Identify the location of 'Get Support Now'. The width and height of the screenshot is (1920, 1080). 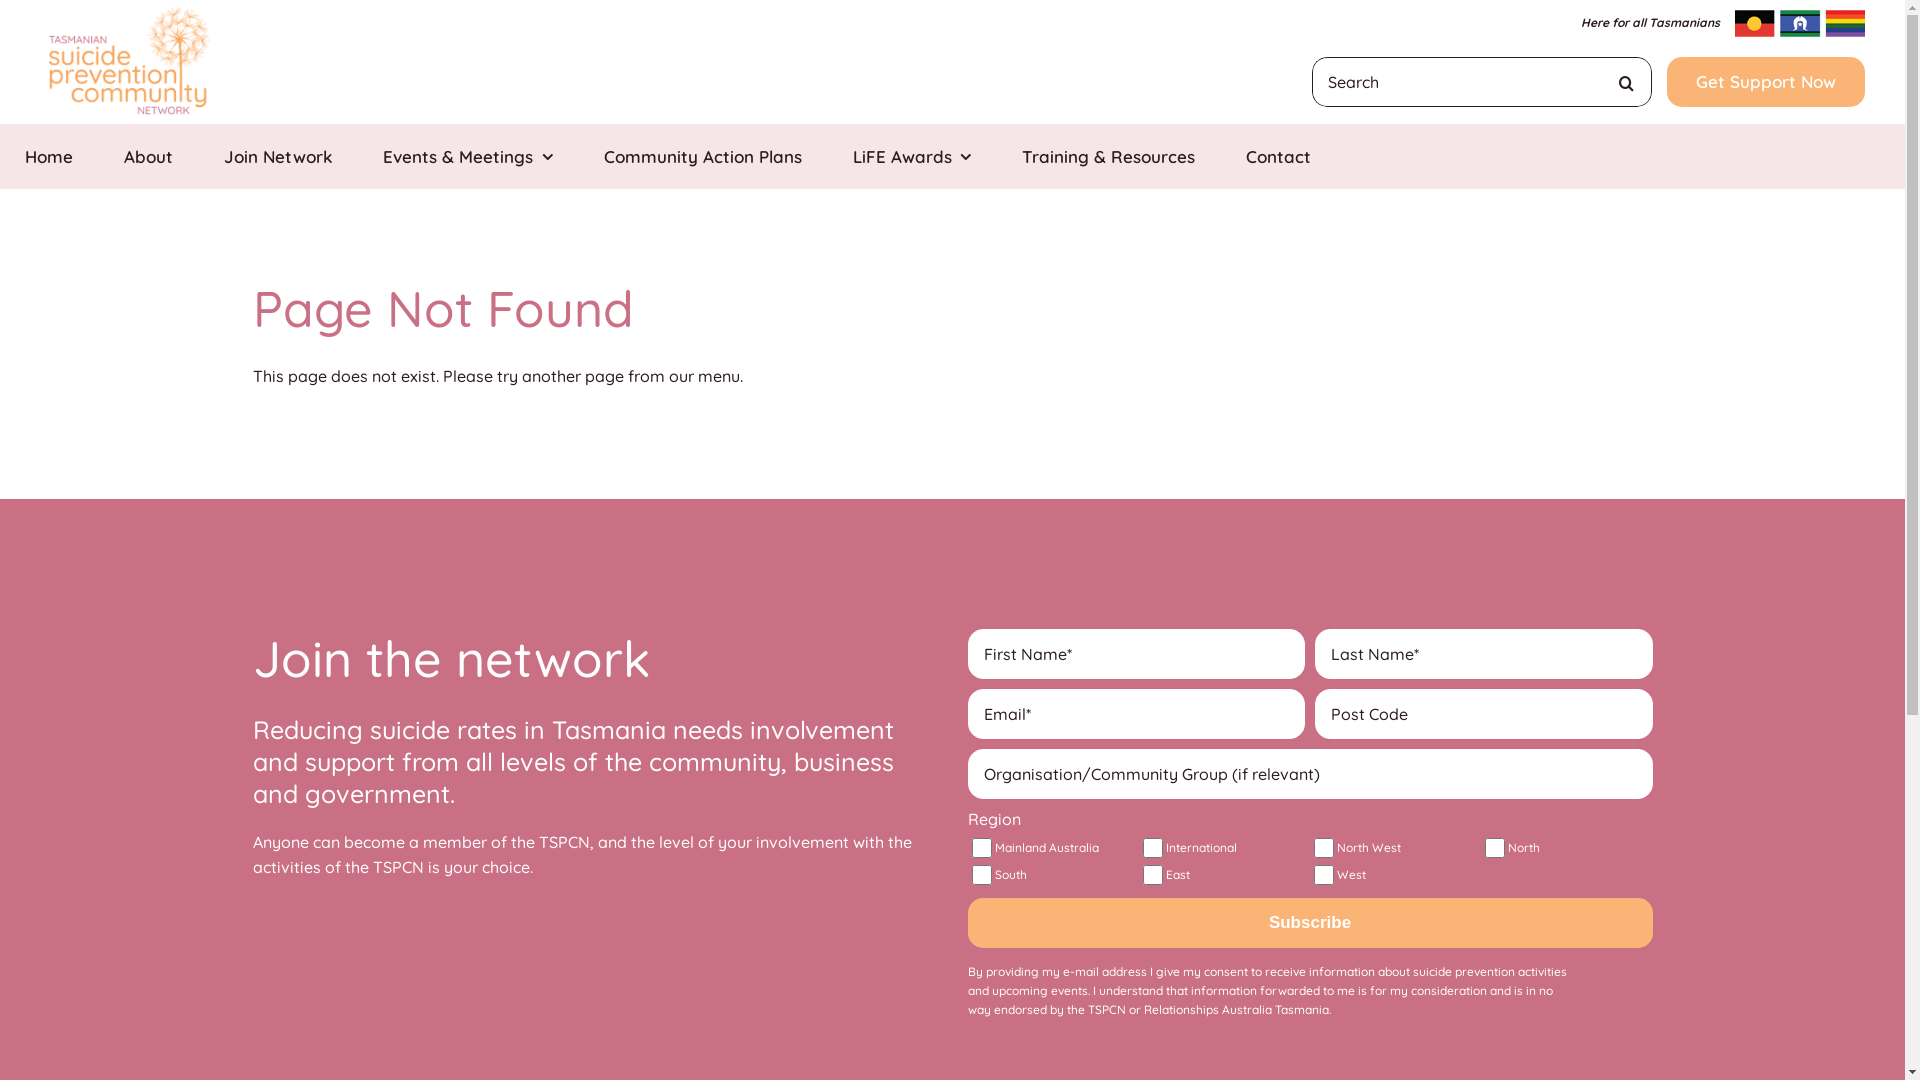
(1766, 80).